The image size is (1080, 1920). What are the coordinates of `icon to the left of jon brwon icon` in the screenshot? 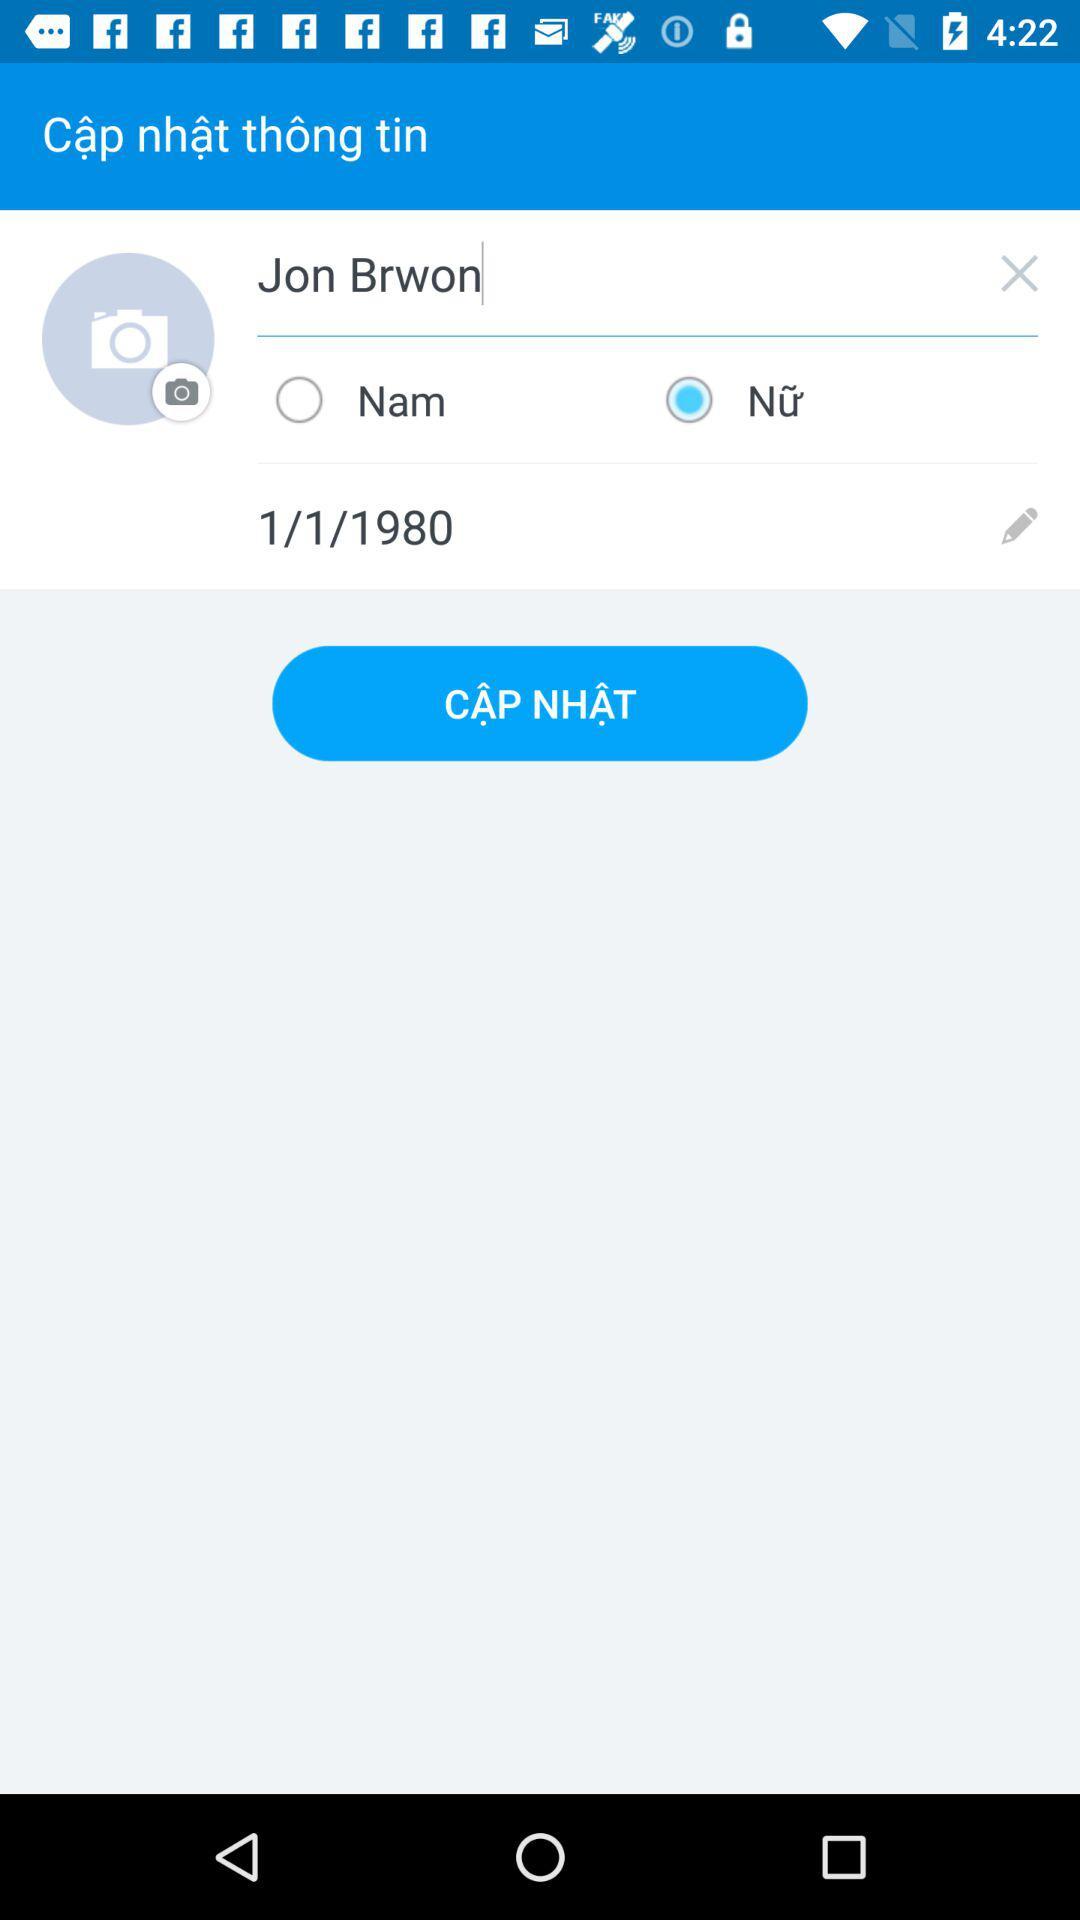 It's located at (128, 339).